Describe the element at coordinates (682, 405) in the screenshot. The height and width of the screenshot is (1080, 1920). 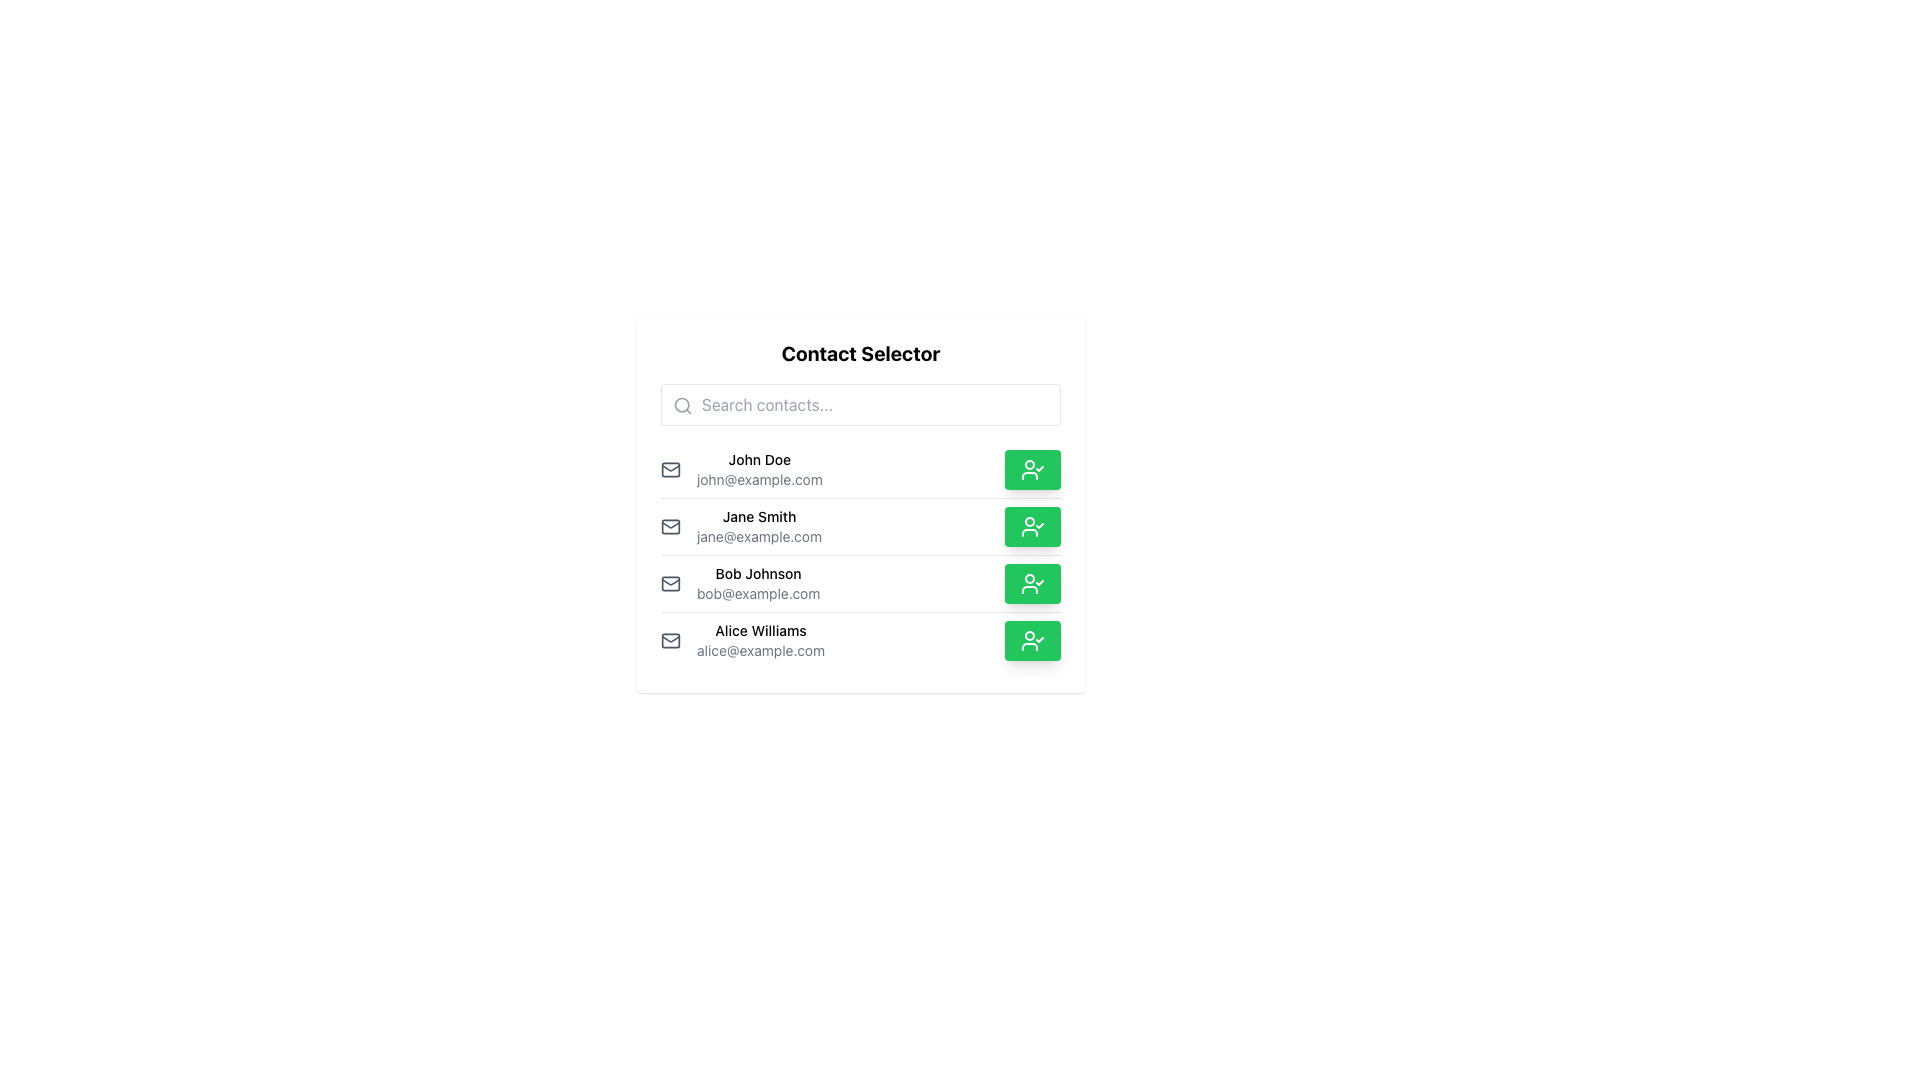
I see `the gray magnifying glass icon with a circular border and crossed handle located to the left of the search box in the Contact Selector panel` at that location.